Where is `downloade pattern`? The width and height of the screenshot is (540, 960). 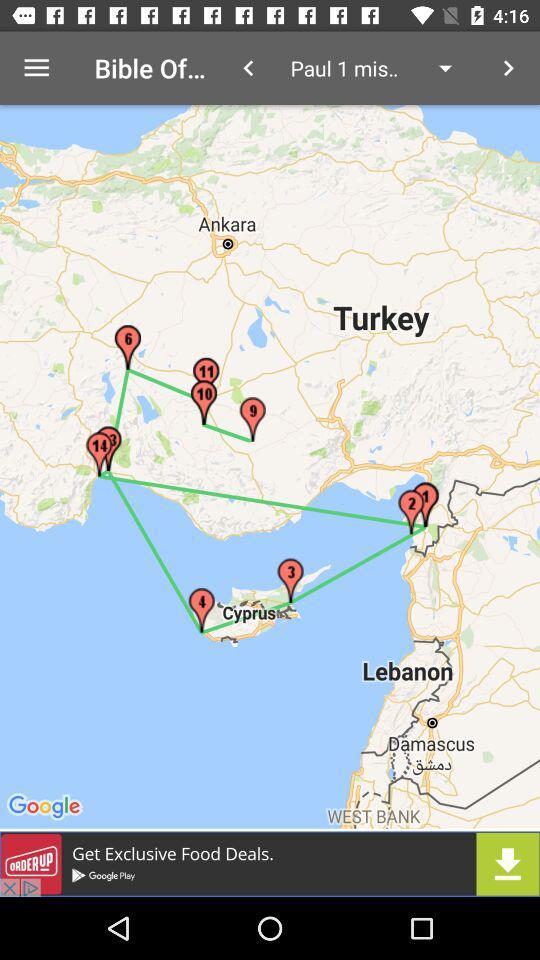
downloade pattern is located at coordinates (270, 863).